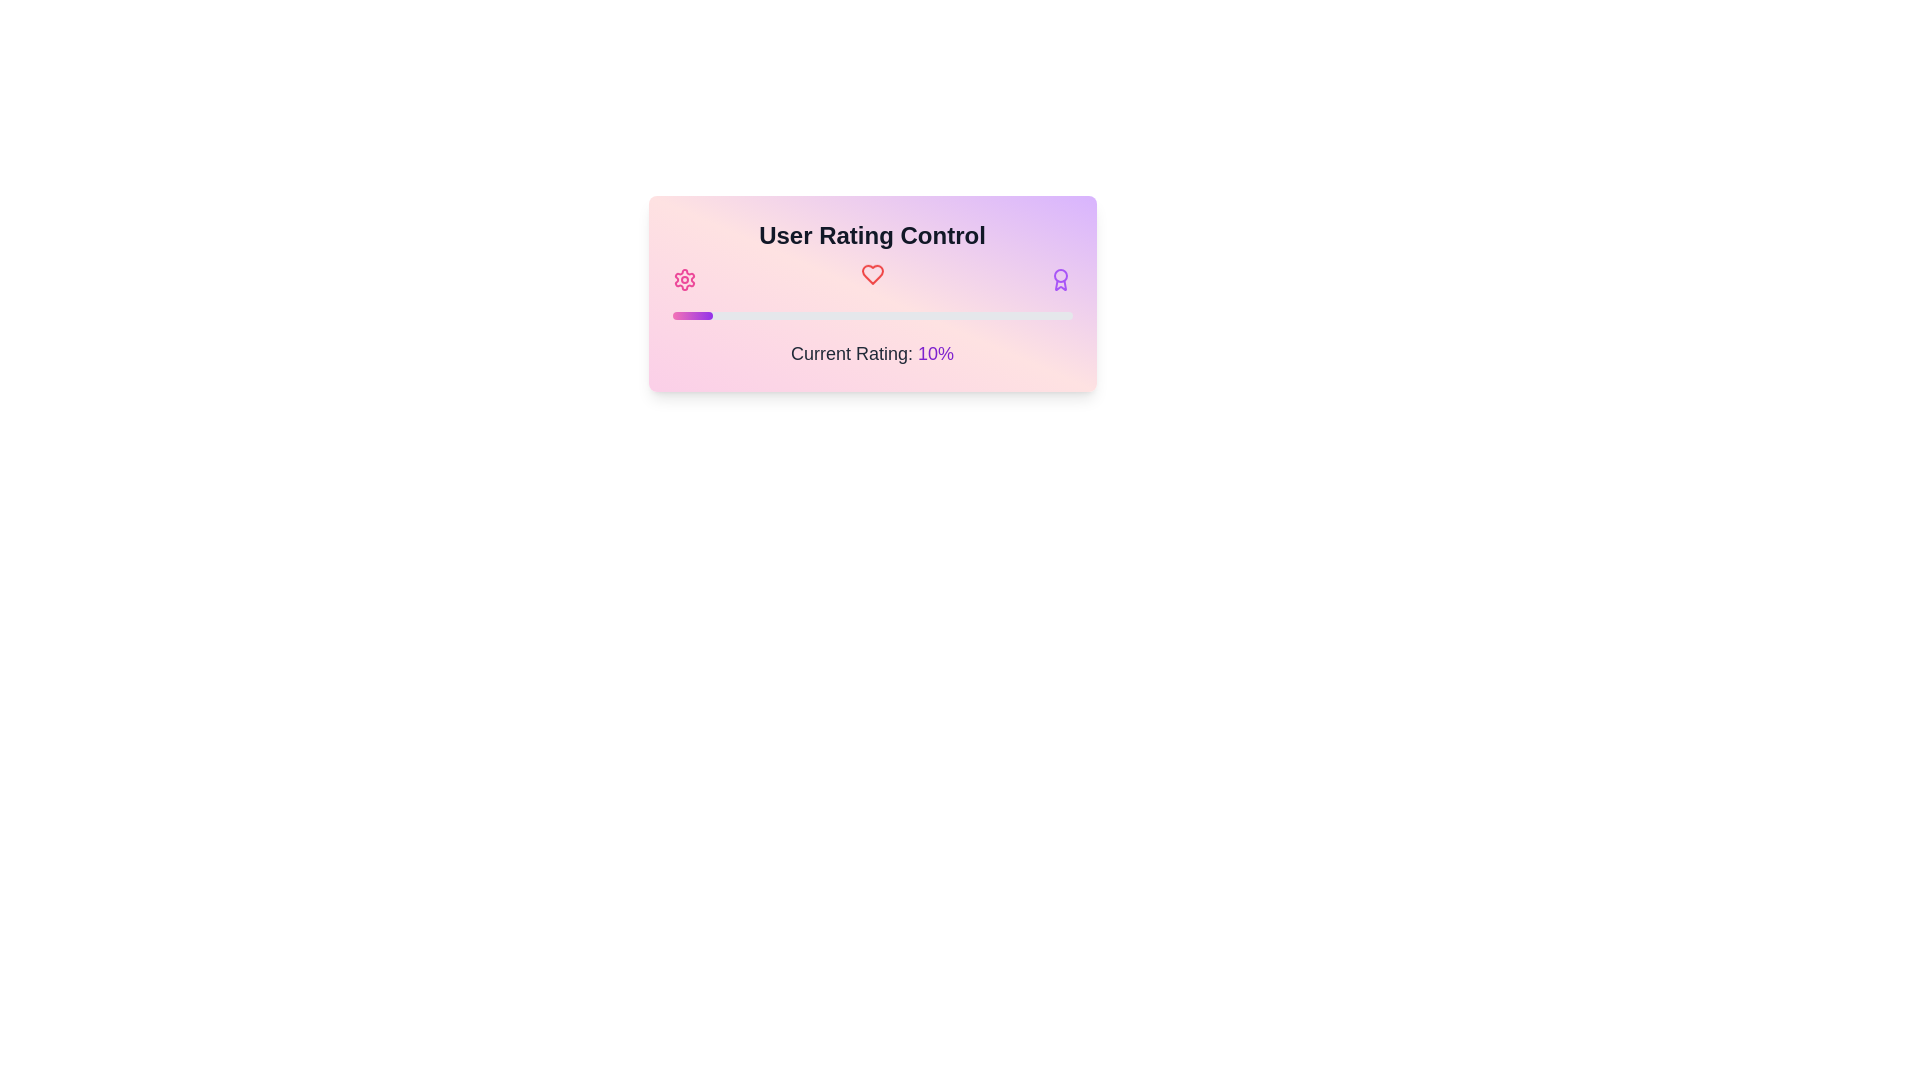 Image resolution: width=1920 pixels, height=1080 pixels. I want to click on the rating value, so click(824, 280).